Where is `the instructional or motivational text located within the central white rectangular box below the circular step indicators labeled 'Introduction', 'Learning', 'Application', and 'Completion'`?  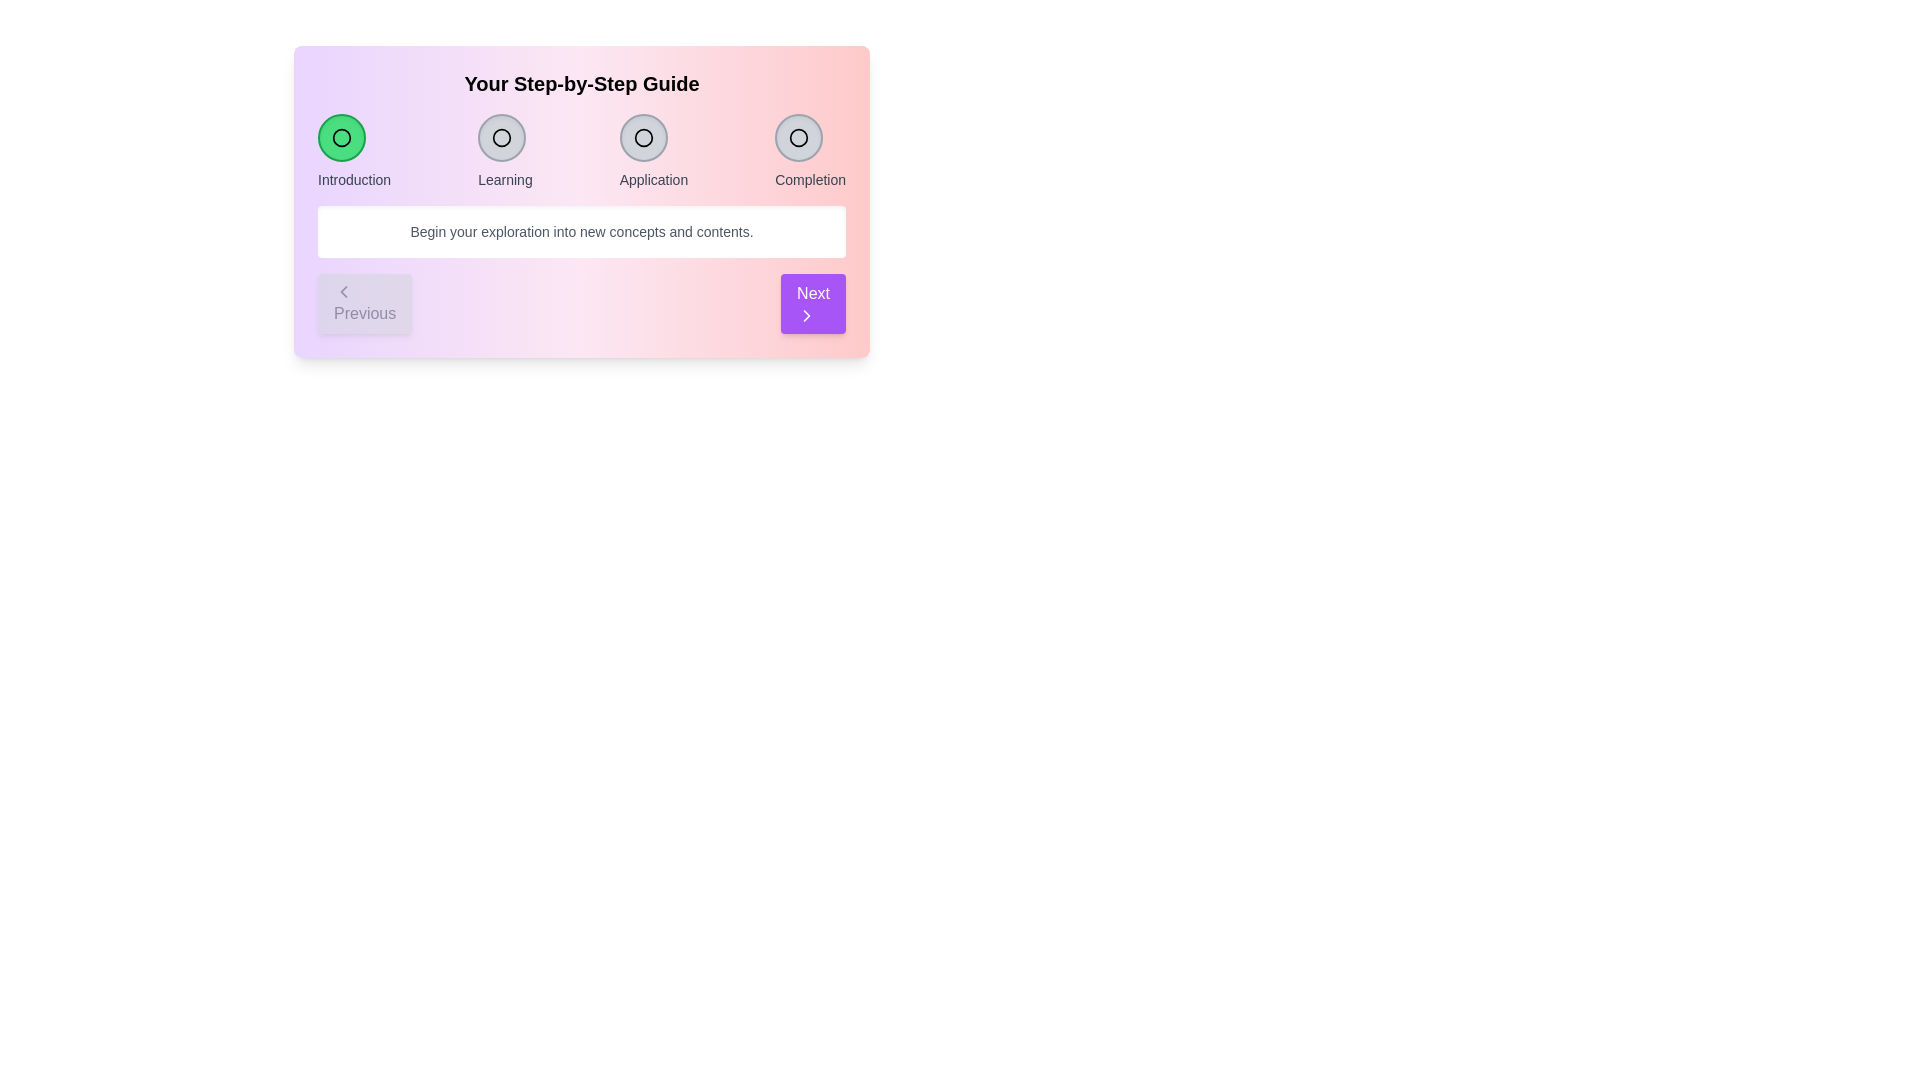
the instructional or motivational text located within the central white rectangular box below the circular step indicators labeled 'Introduction', 'Learning', 'Application', and 'Completion' is located at coordinates (580, 230).